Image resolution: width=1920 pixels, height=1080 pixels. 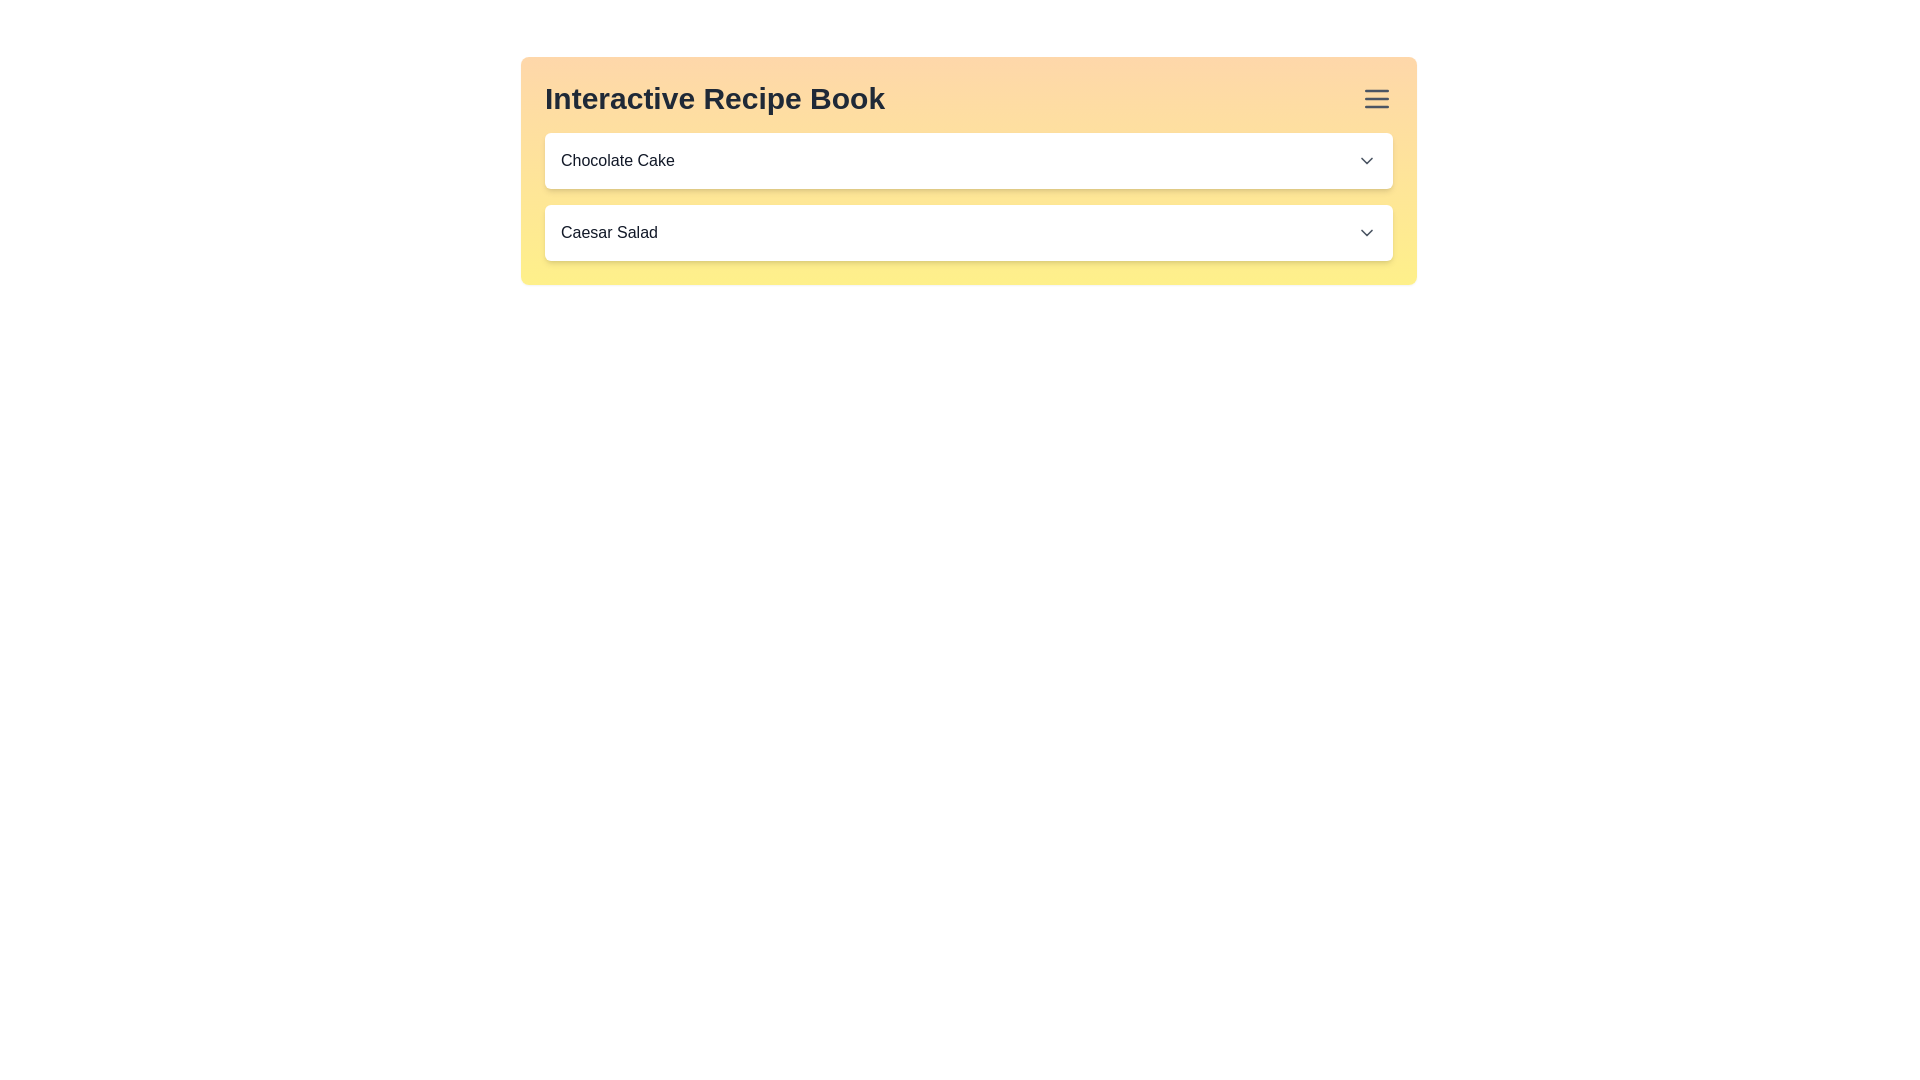 I want to click on the Chevron-Down icon located on the right-hand side of the white rectangular area displaying the text in the Chocolate Cake section, so click(x=1366, y=160).